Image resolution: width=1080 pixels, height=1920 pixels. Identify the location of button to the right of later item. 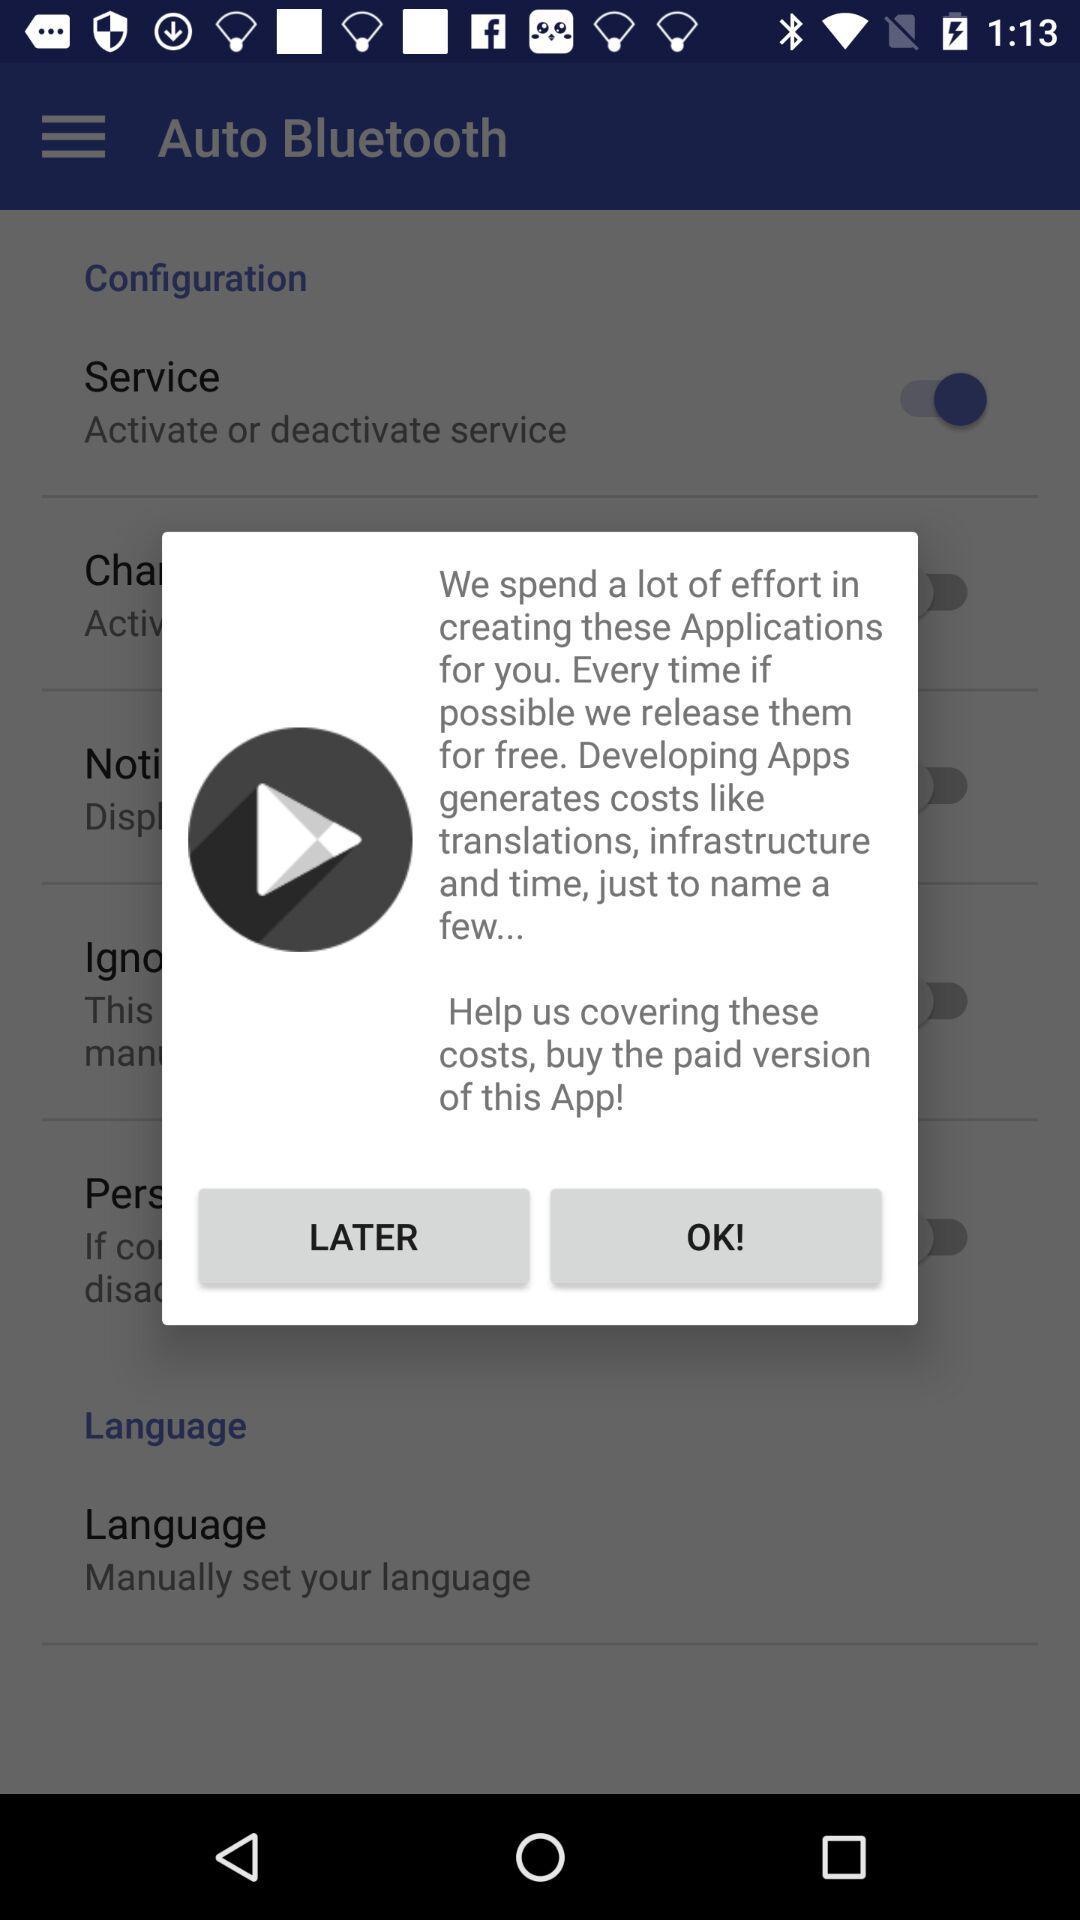
(714, 1234).